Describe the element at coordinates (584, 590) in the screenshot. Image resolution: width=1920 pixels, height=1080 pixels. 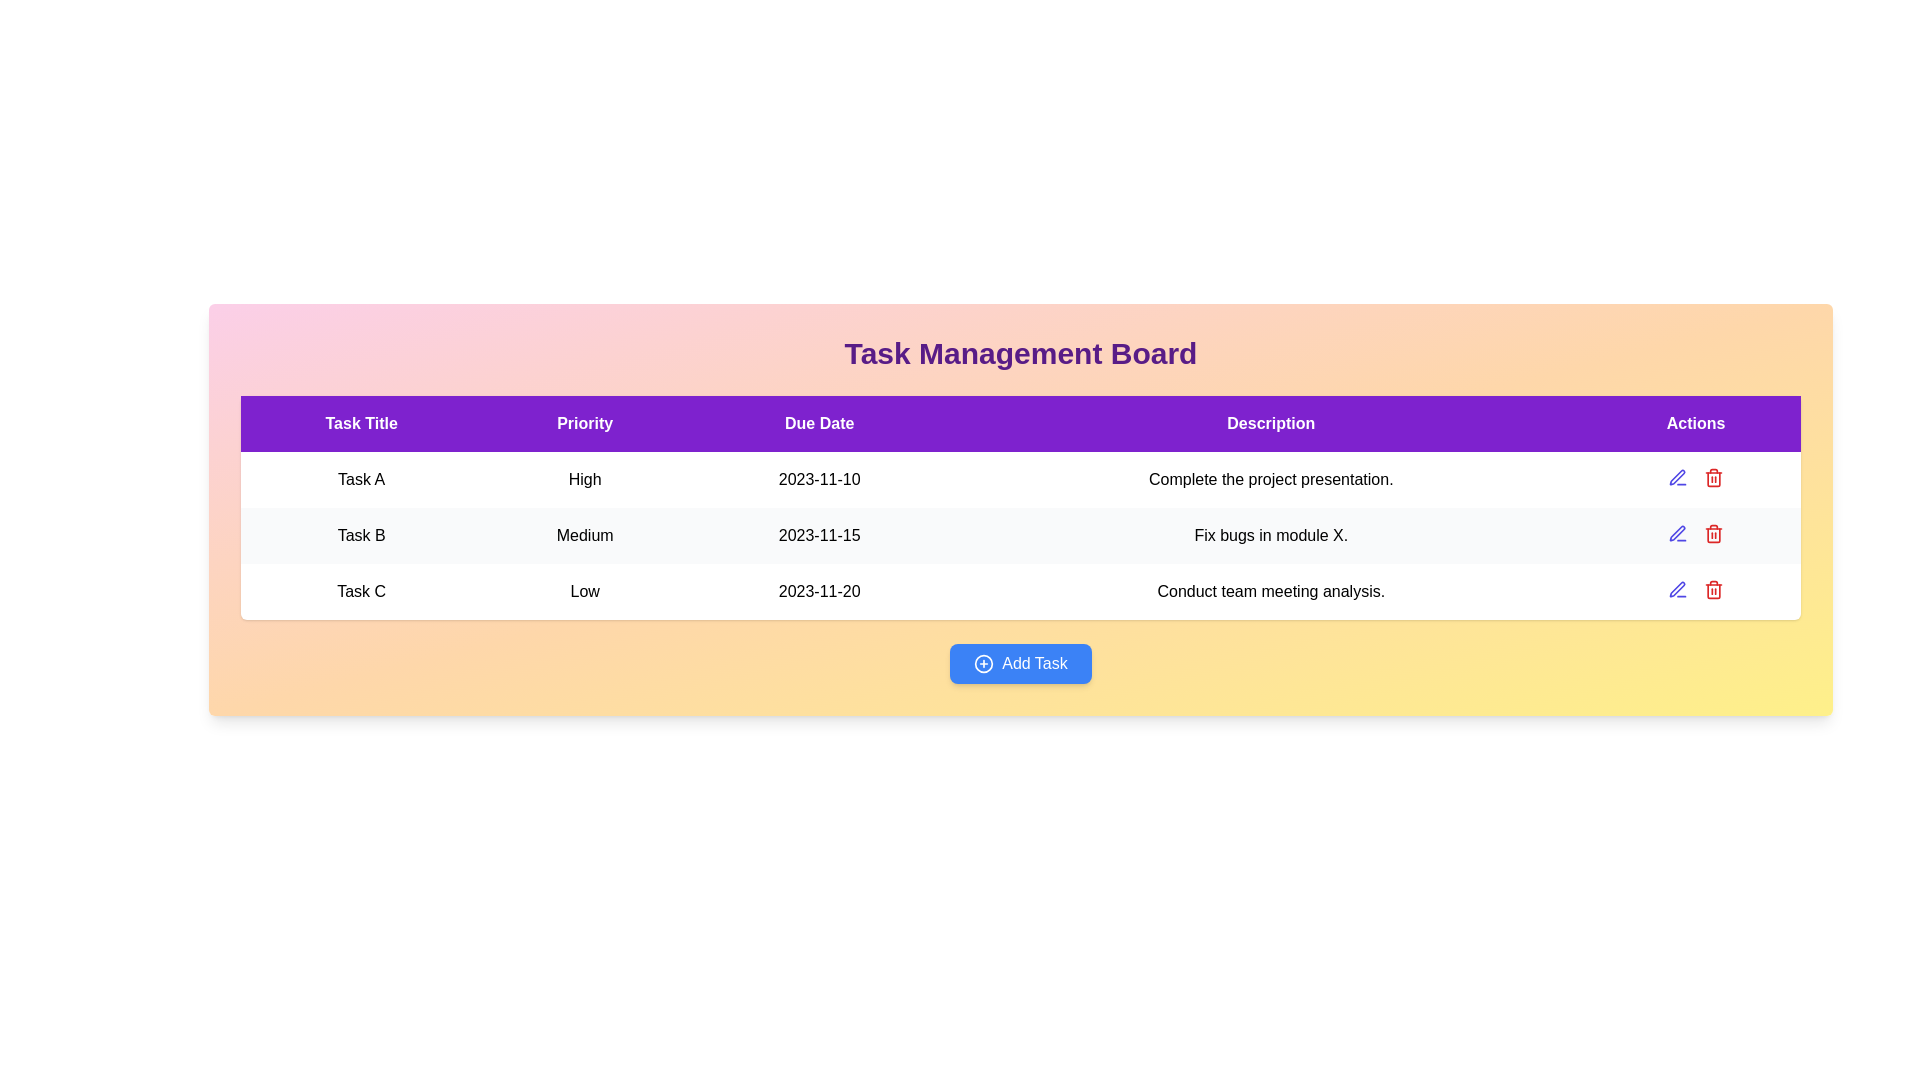
I see `the 'Low' priority level text label in the second column of the last row (Task C) of the table` at that location.